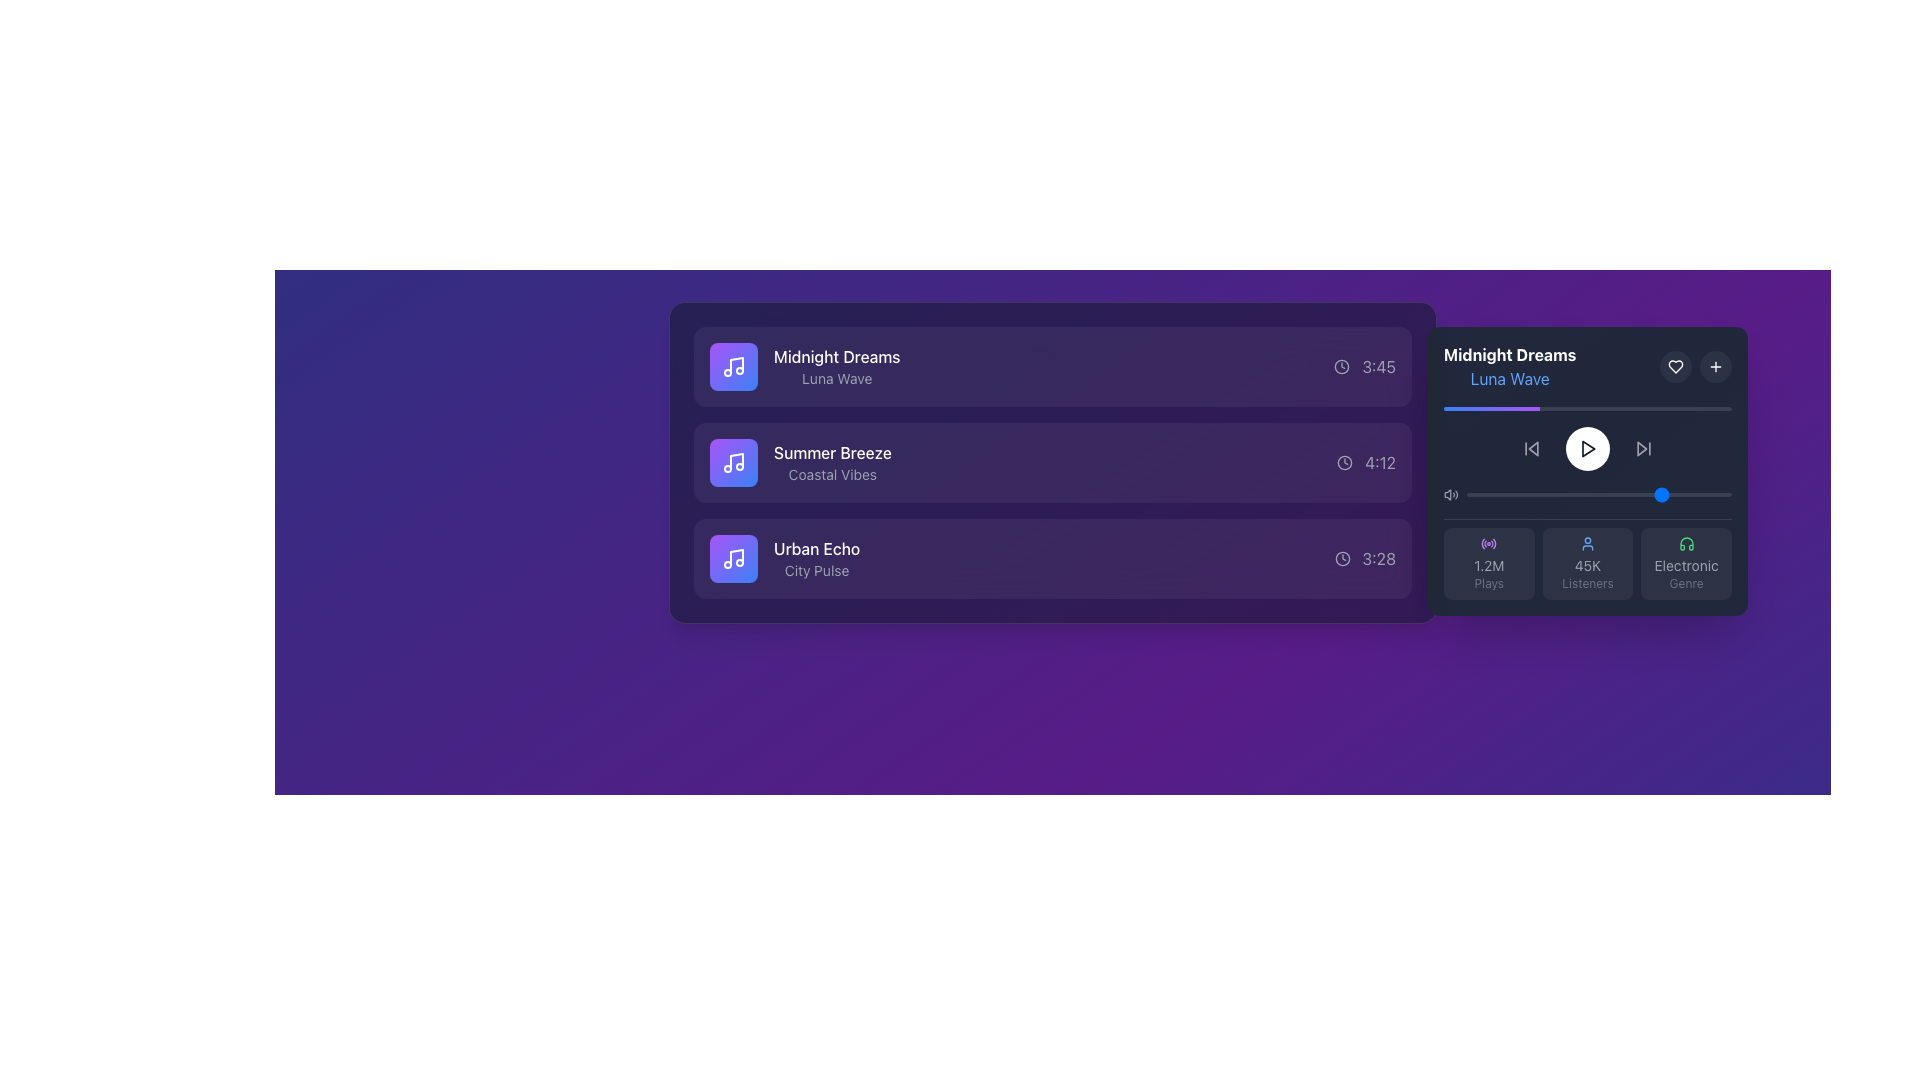 The width and height of the screenshot is (1920, 1080). Describe the element at coordinates (1587, 447) in the screenshot. I see `the circular play button located in the center of the playback control section of the audio player interface, which features a white background and a black play icon` at that location.